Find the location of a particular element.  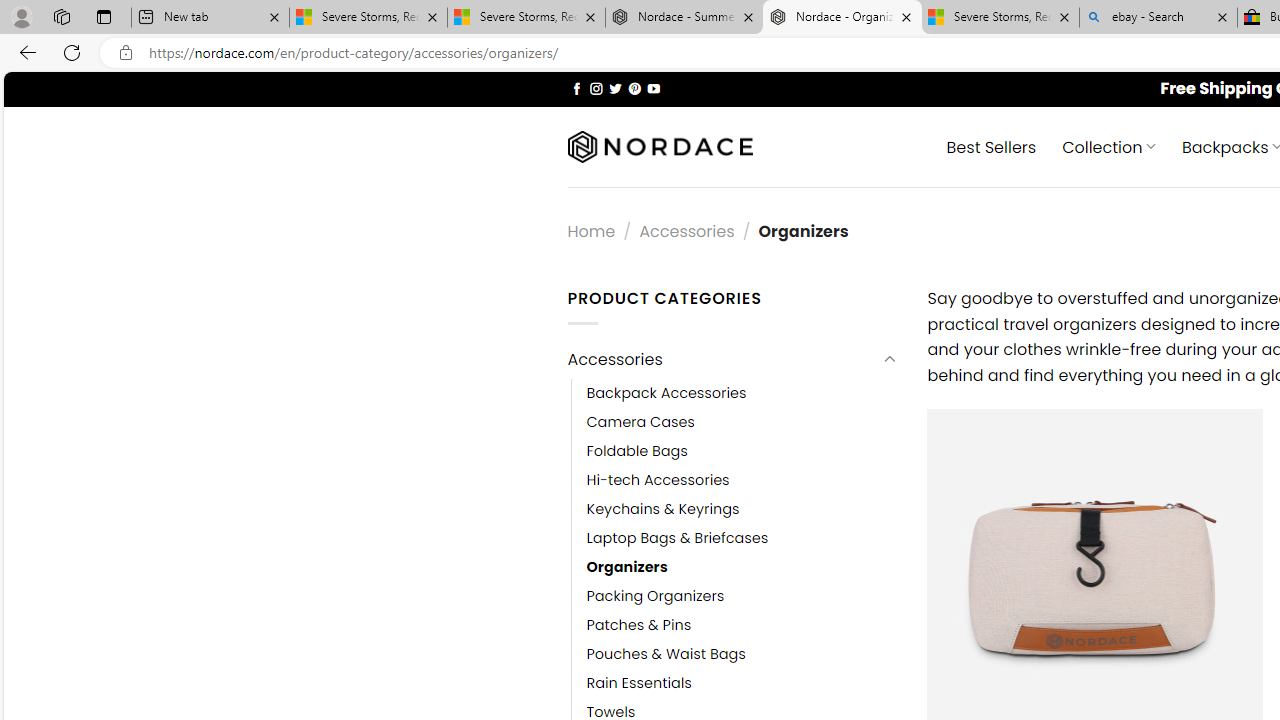

'Personal Profile' is located at coordinates (21, 16).